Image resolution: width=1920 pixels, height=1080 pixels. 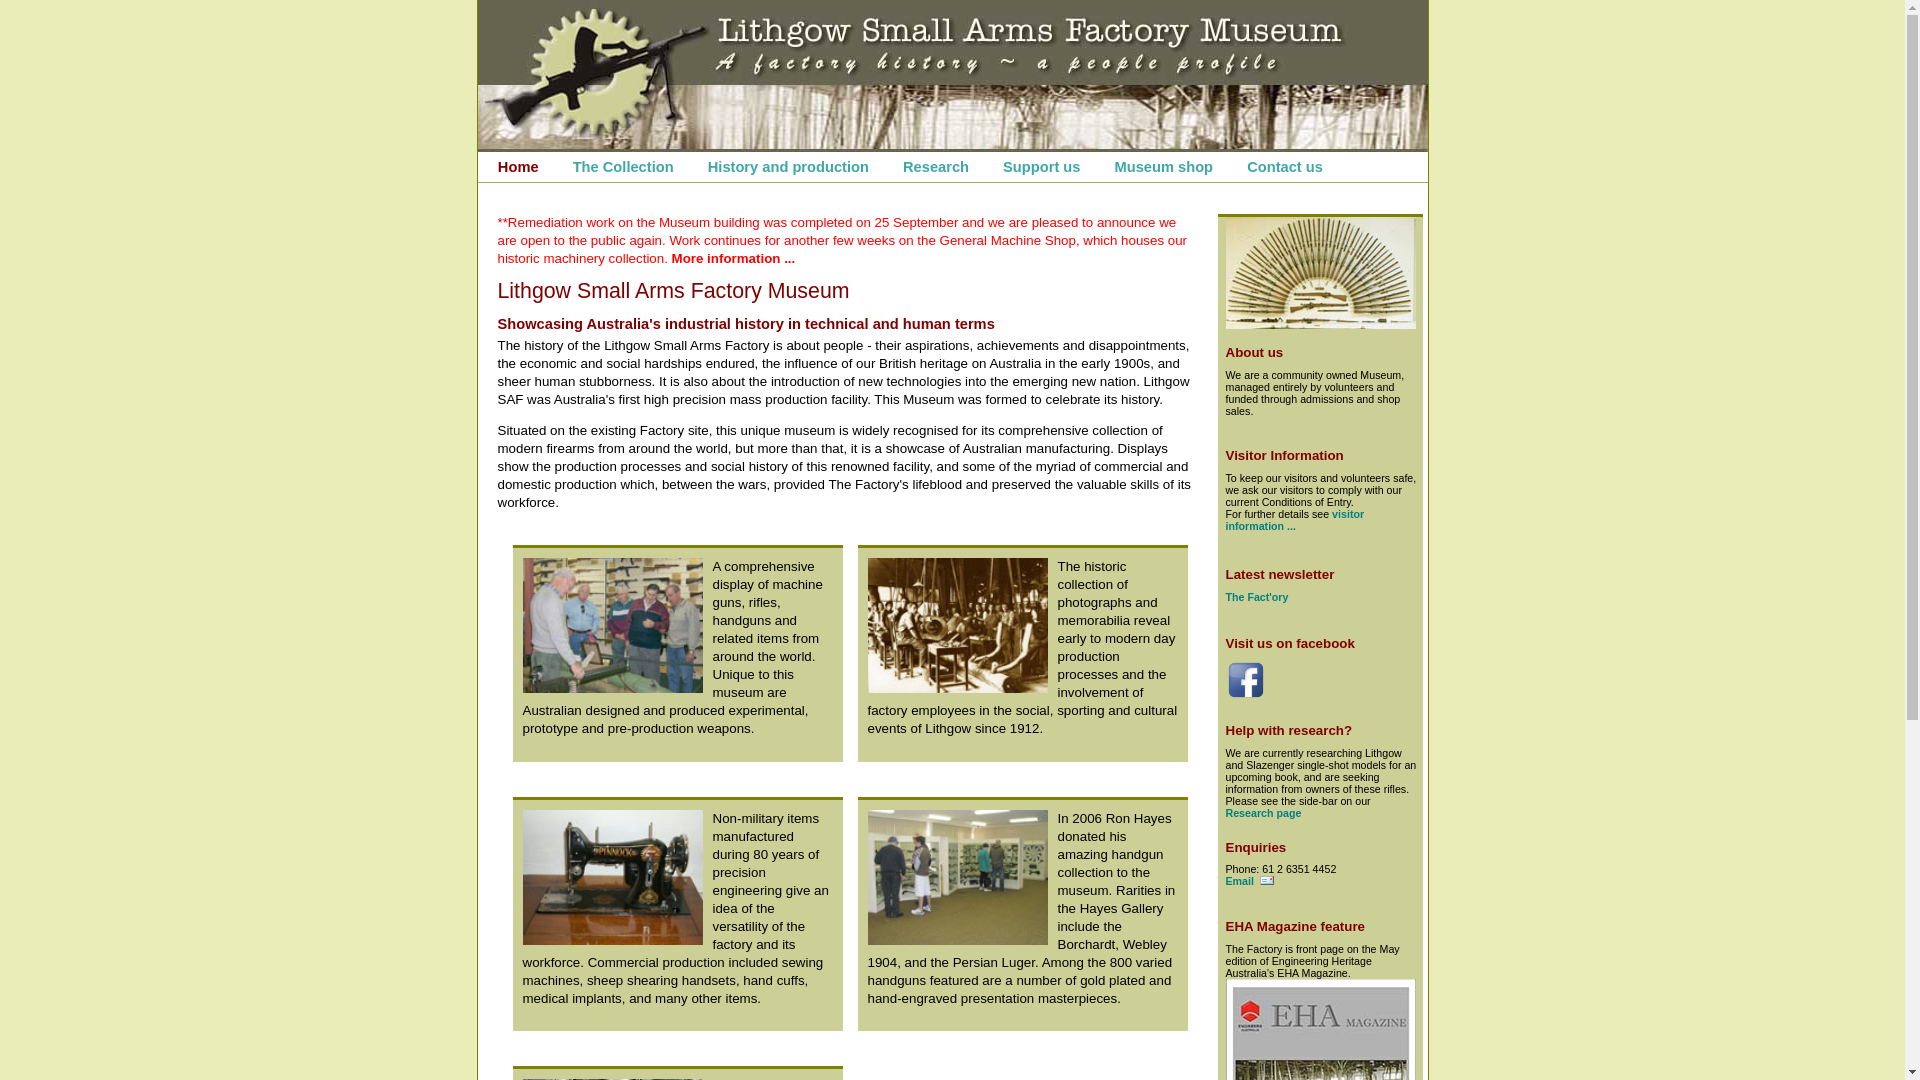 I want to click on 'Research page', so click(x=1262, y=813).